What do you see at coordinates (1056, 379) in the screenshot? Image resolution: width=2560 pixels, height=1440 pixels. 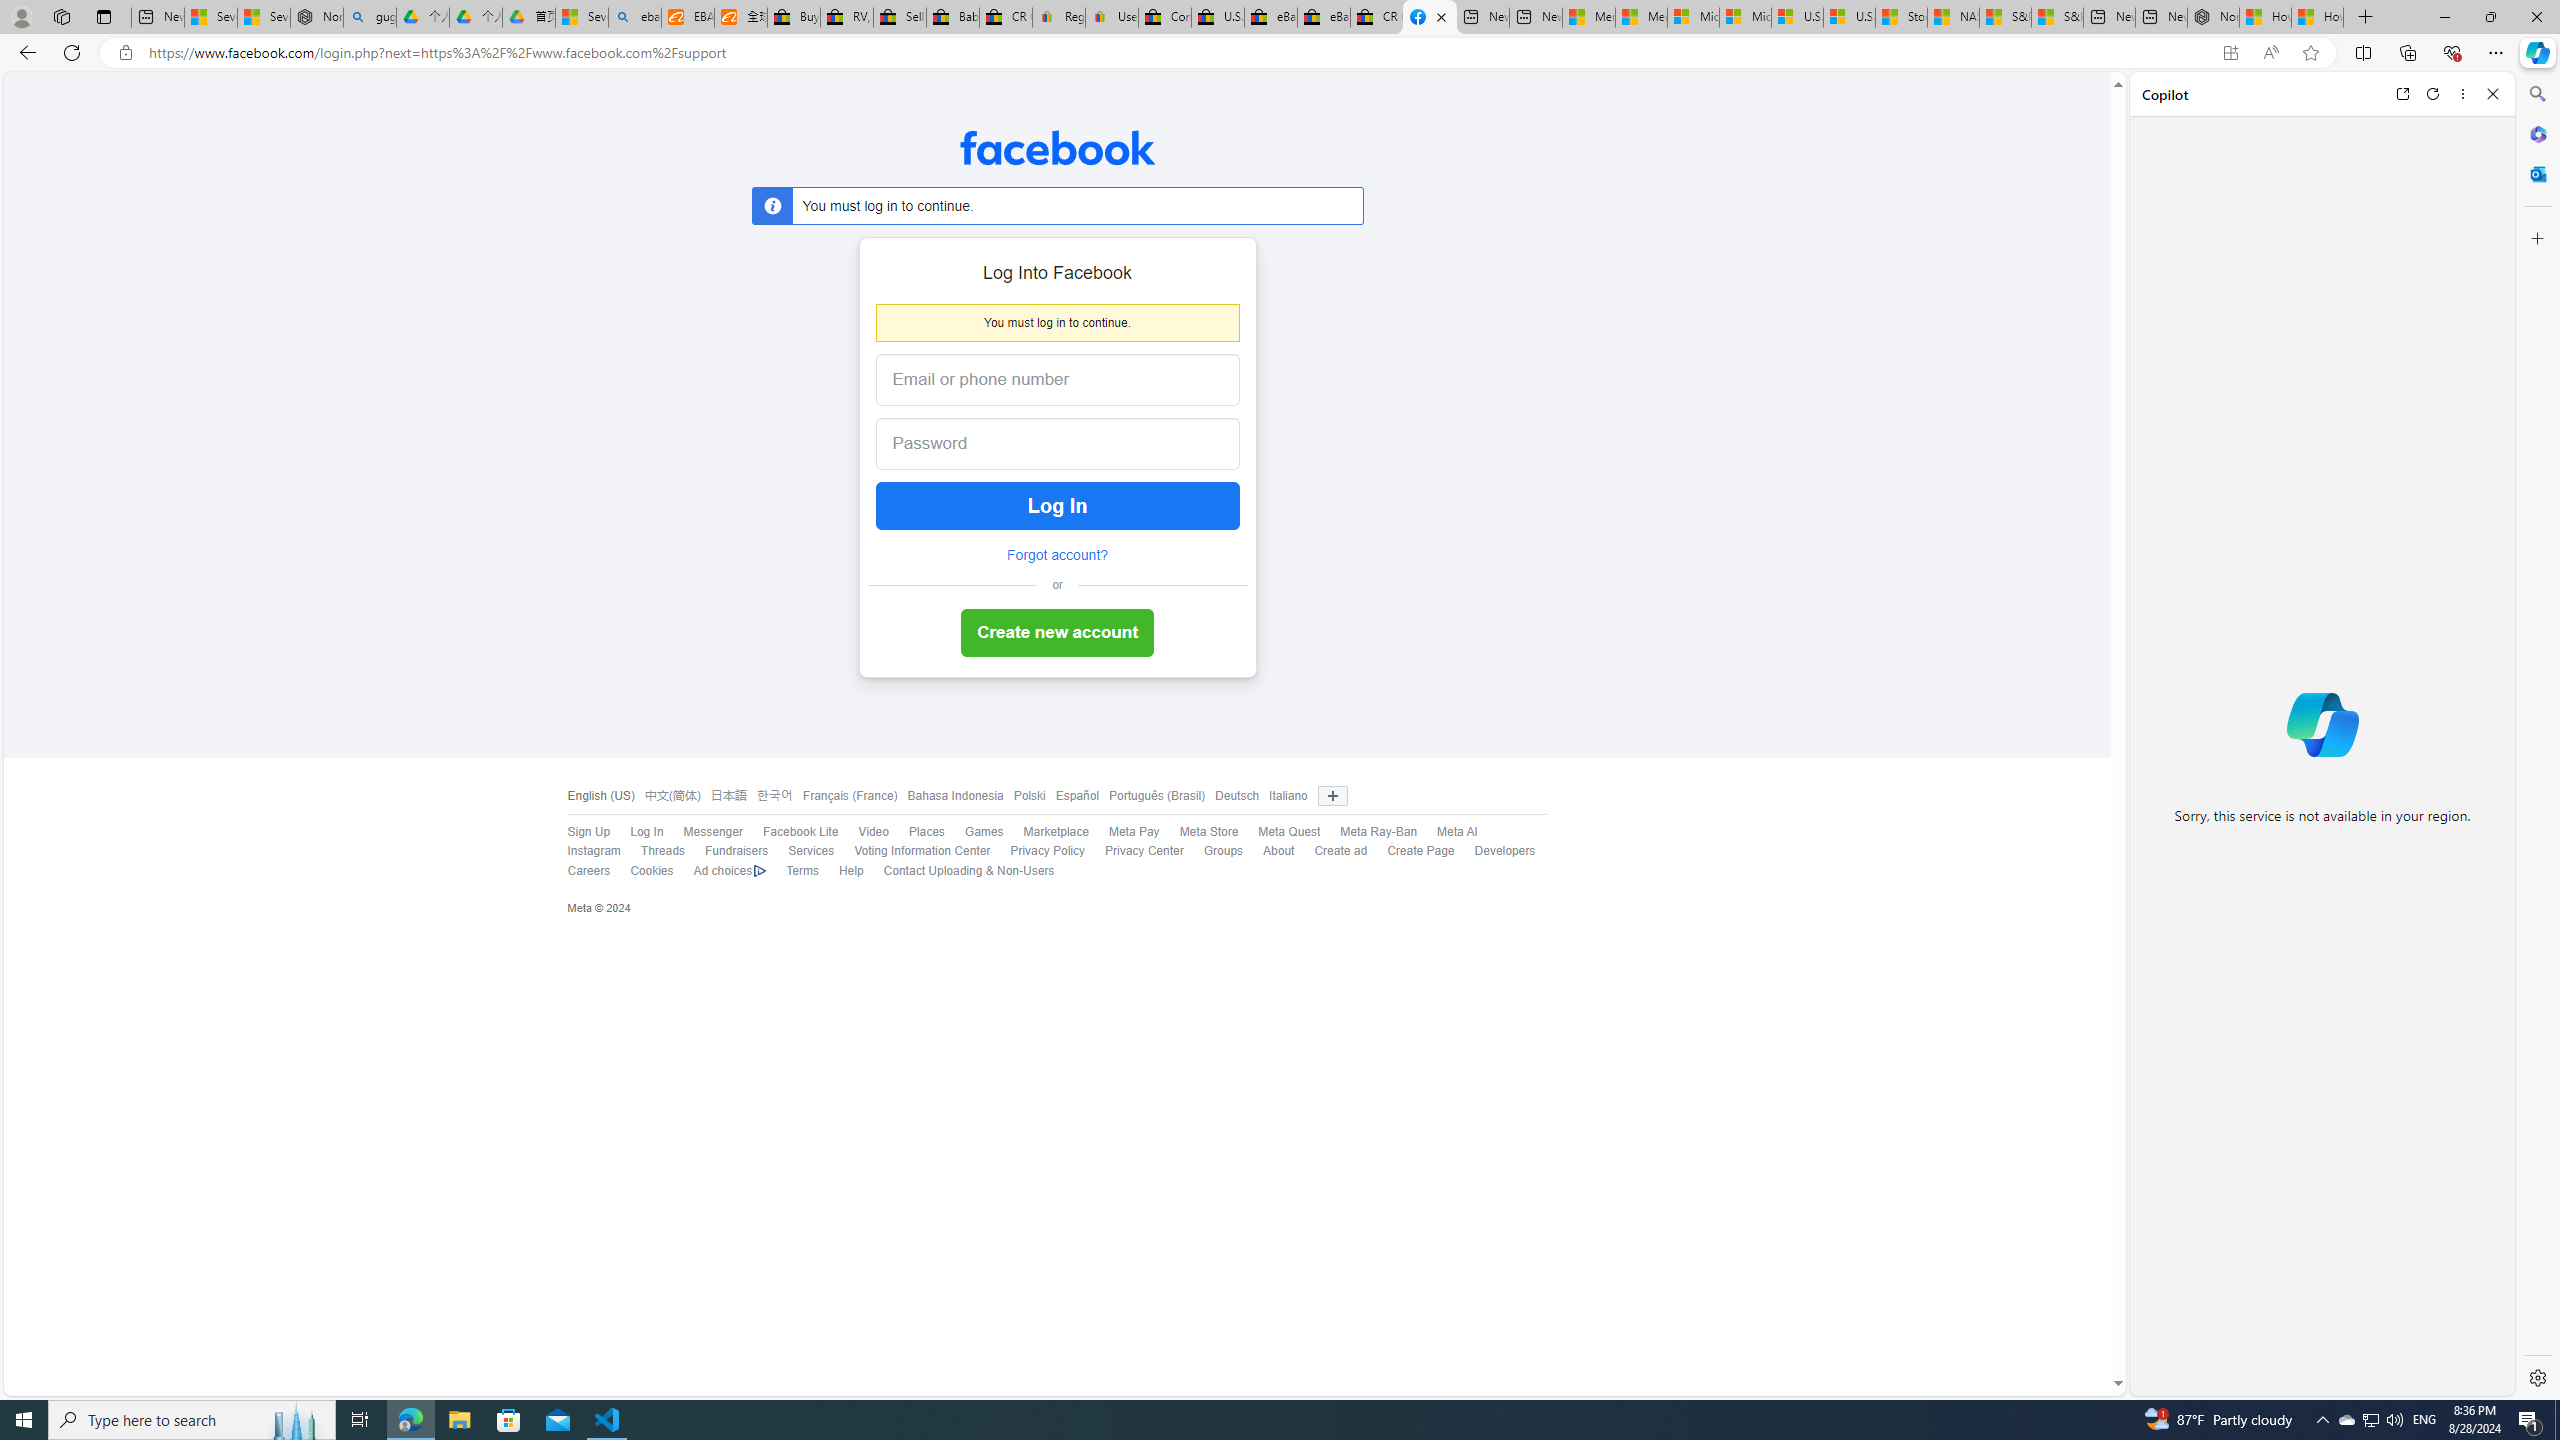 I see `'Email or phone number'` at bounding box center [1056, 379].